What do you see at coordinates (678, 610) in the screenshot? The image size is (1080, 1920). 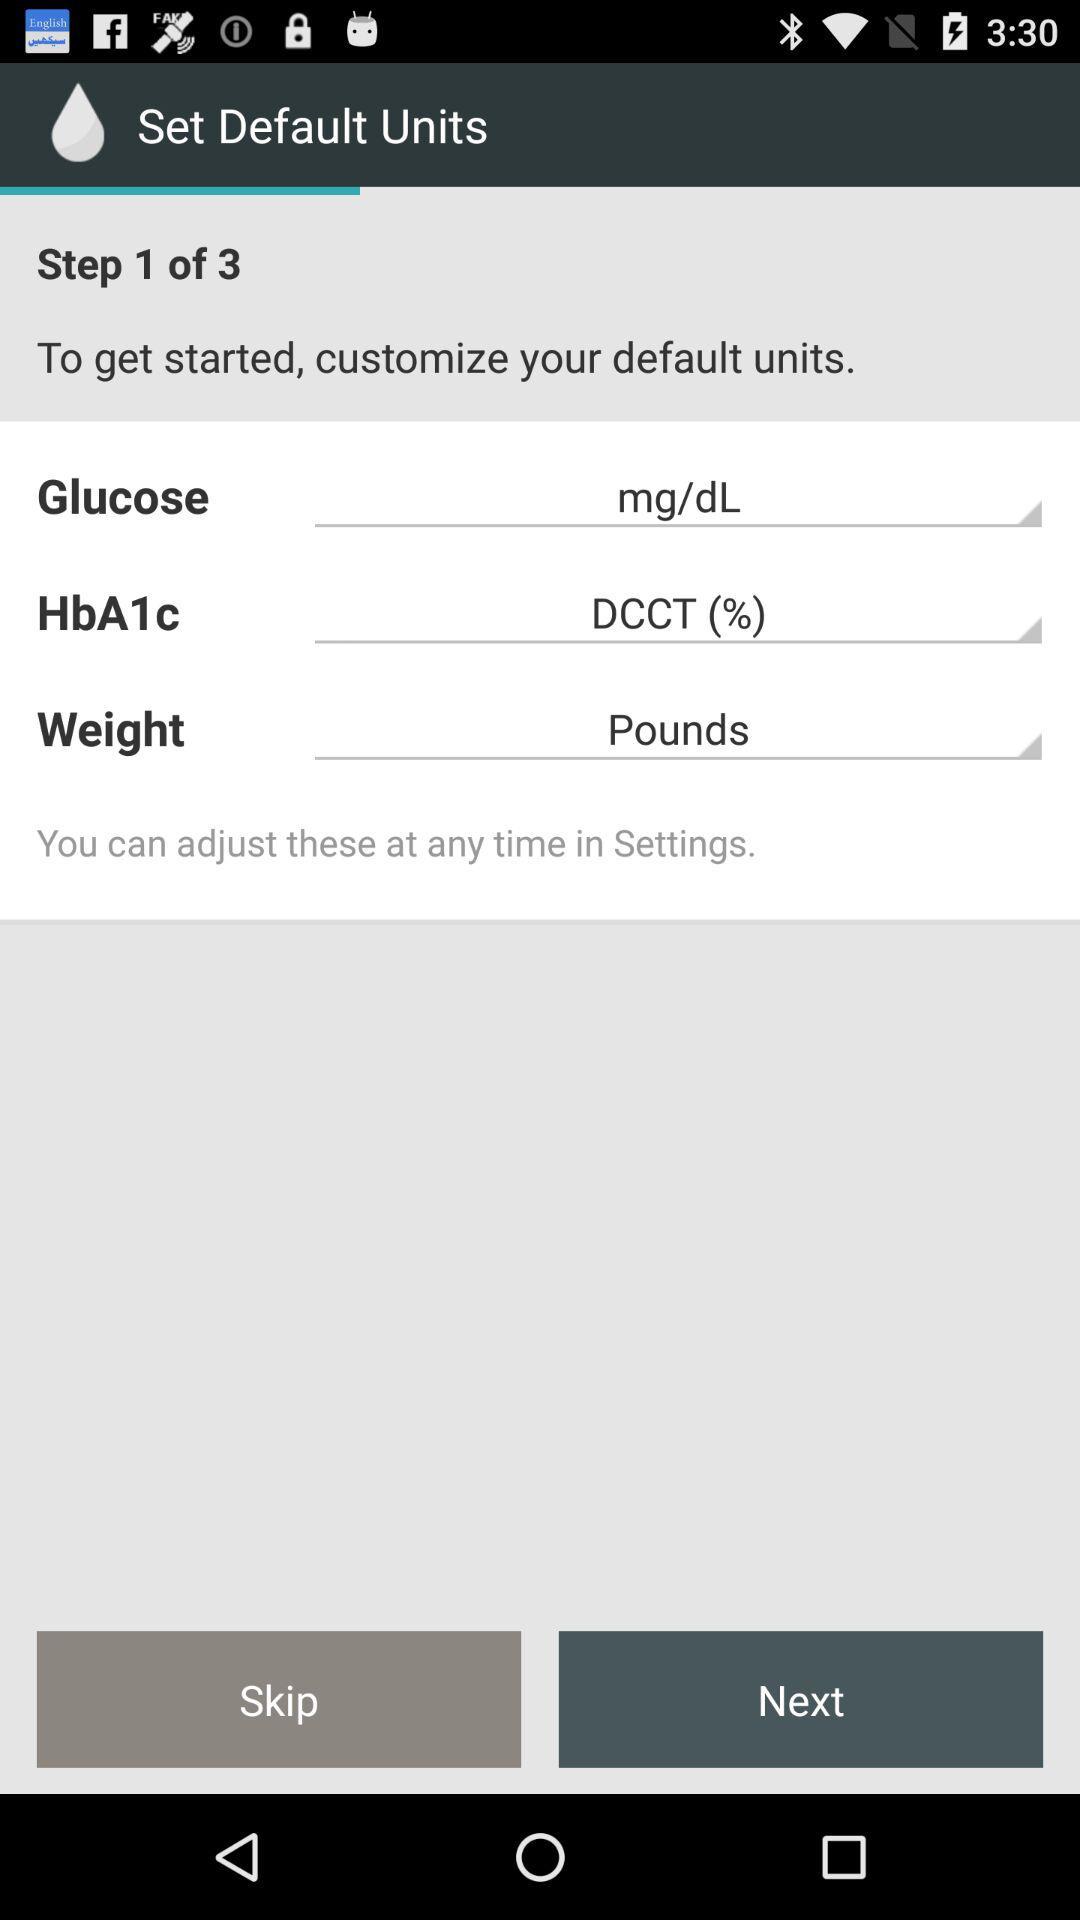 I see `app above the weight icon` at bounding box center [678, 610].